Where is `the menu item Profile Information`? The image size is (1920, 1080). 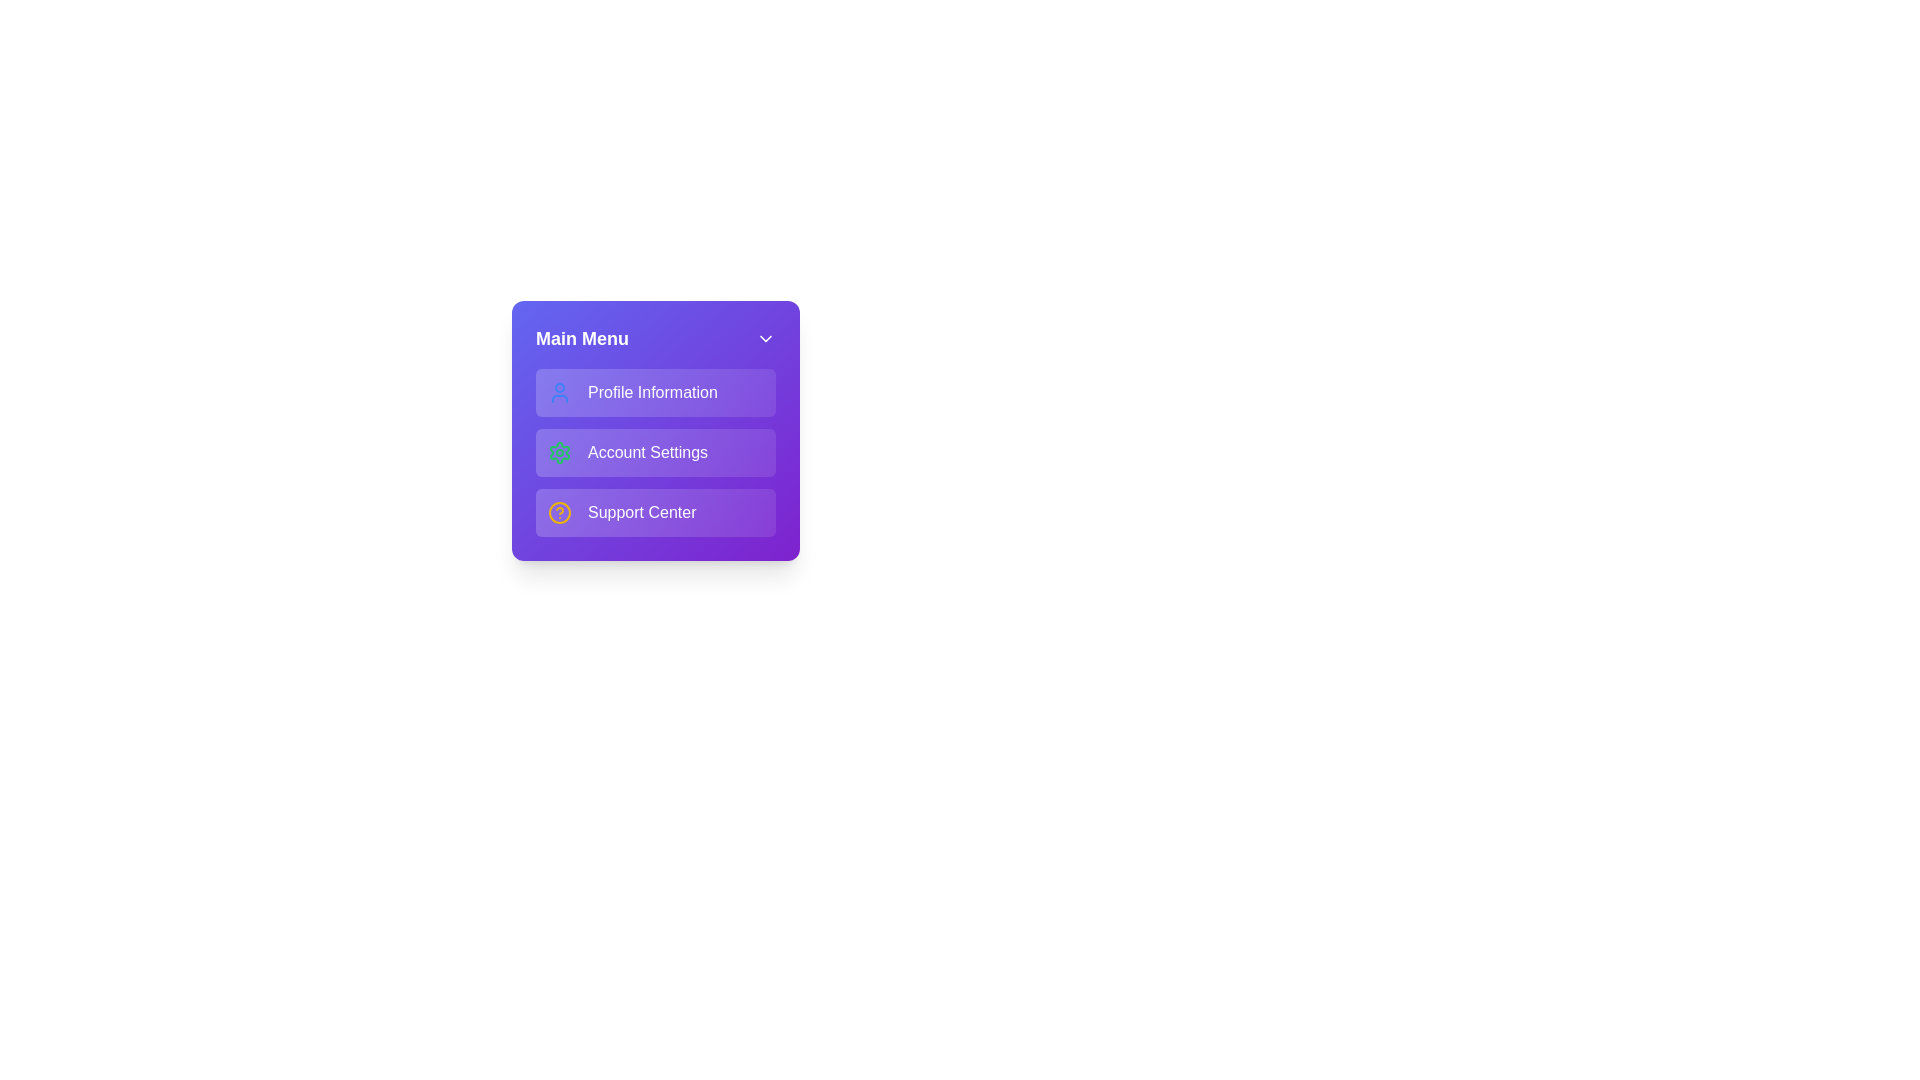 the menu item Profile Information is located at coordinates (656, 393).